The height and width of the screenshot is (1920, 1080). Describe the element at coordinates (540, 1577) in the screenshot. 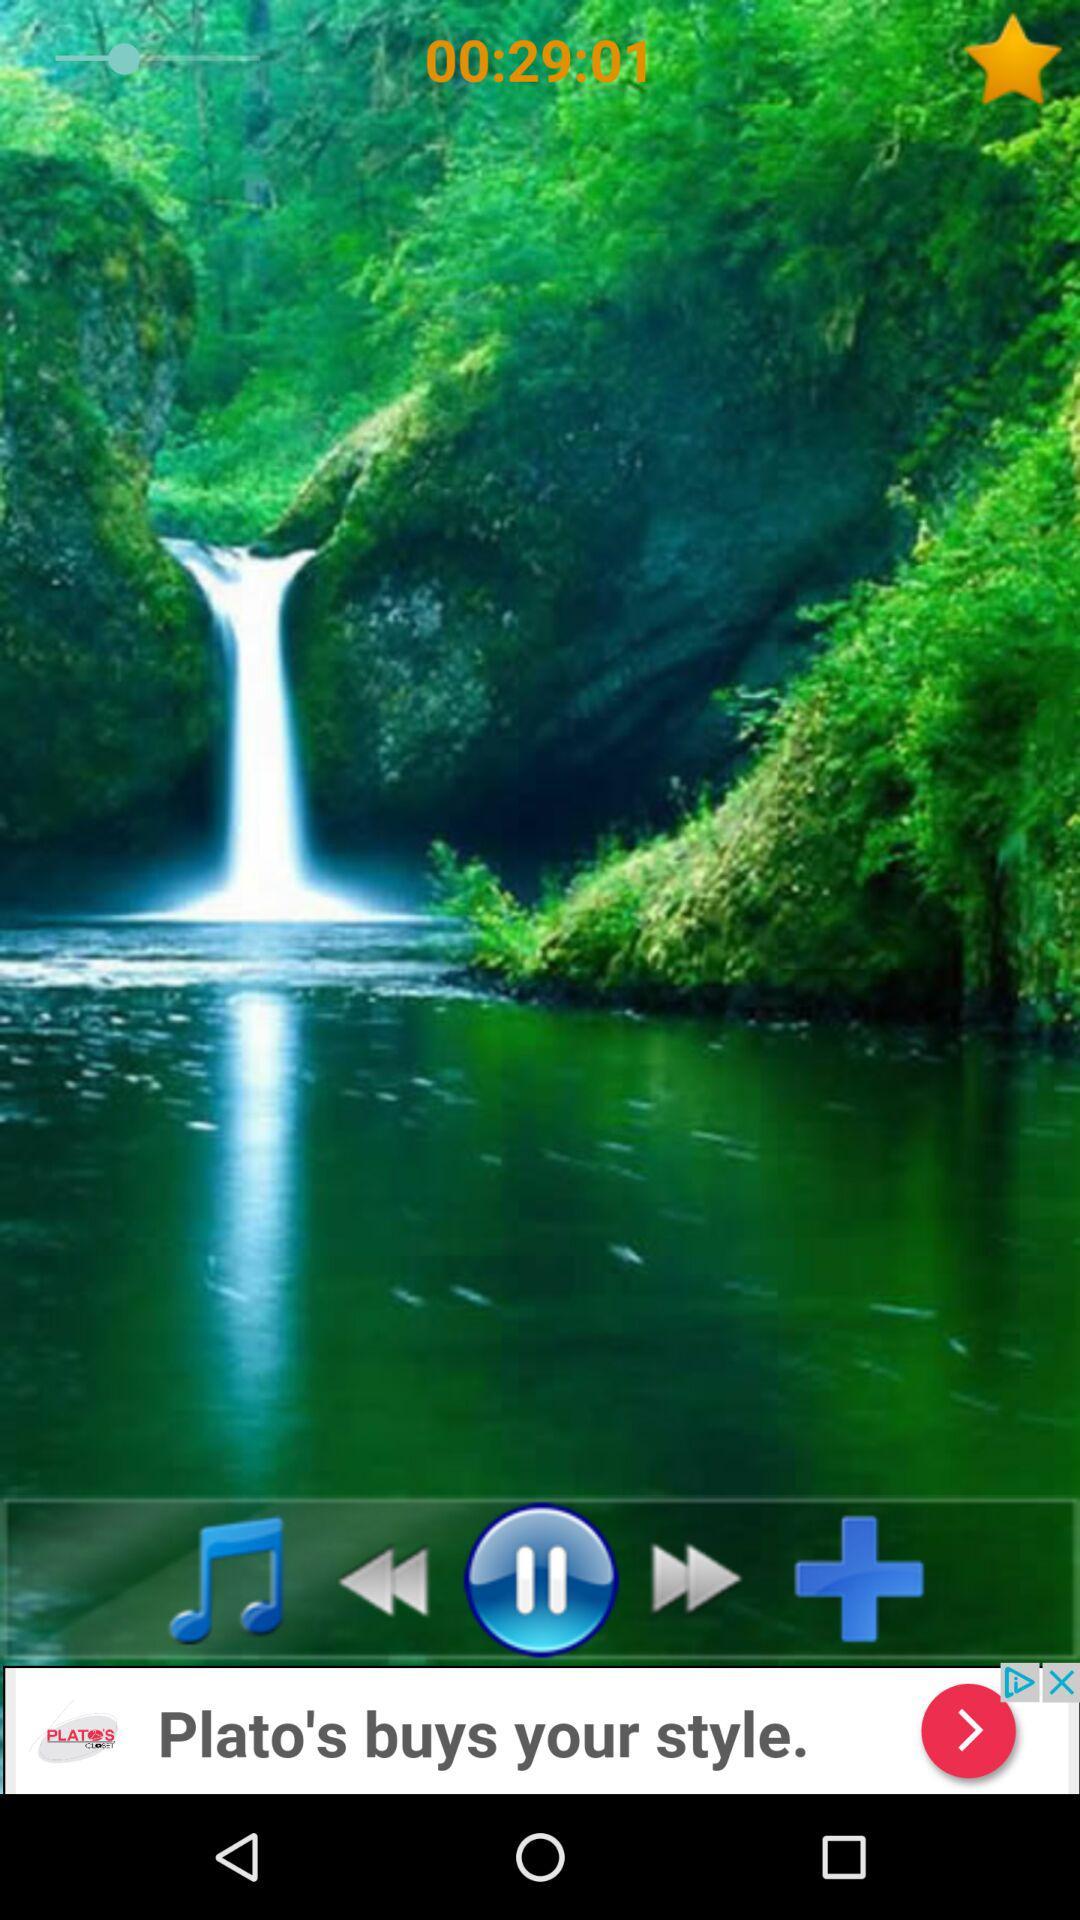

I see `the pause icon` at that location.